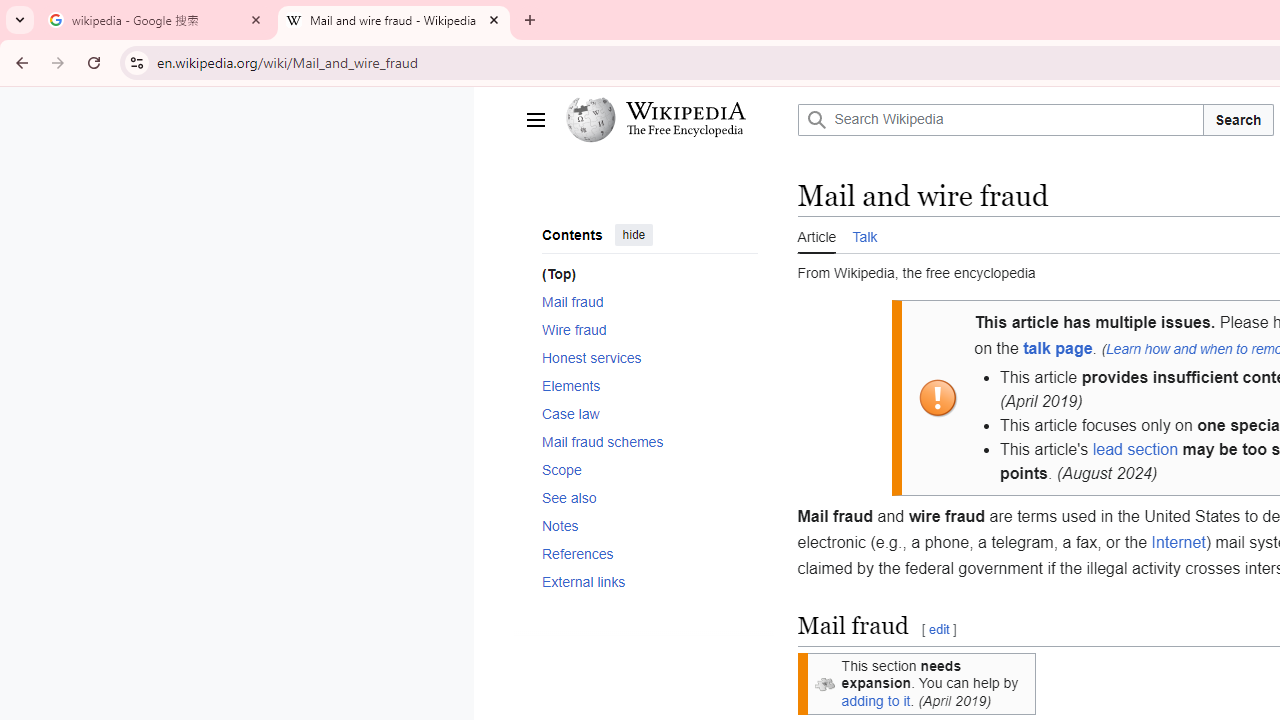 This screenshot has width=1280, height=720. I want to click on 'Mail and wire fraud - Wikipedia', so click(394, 20).